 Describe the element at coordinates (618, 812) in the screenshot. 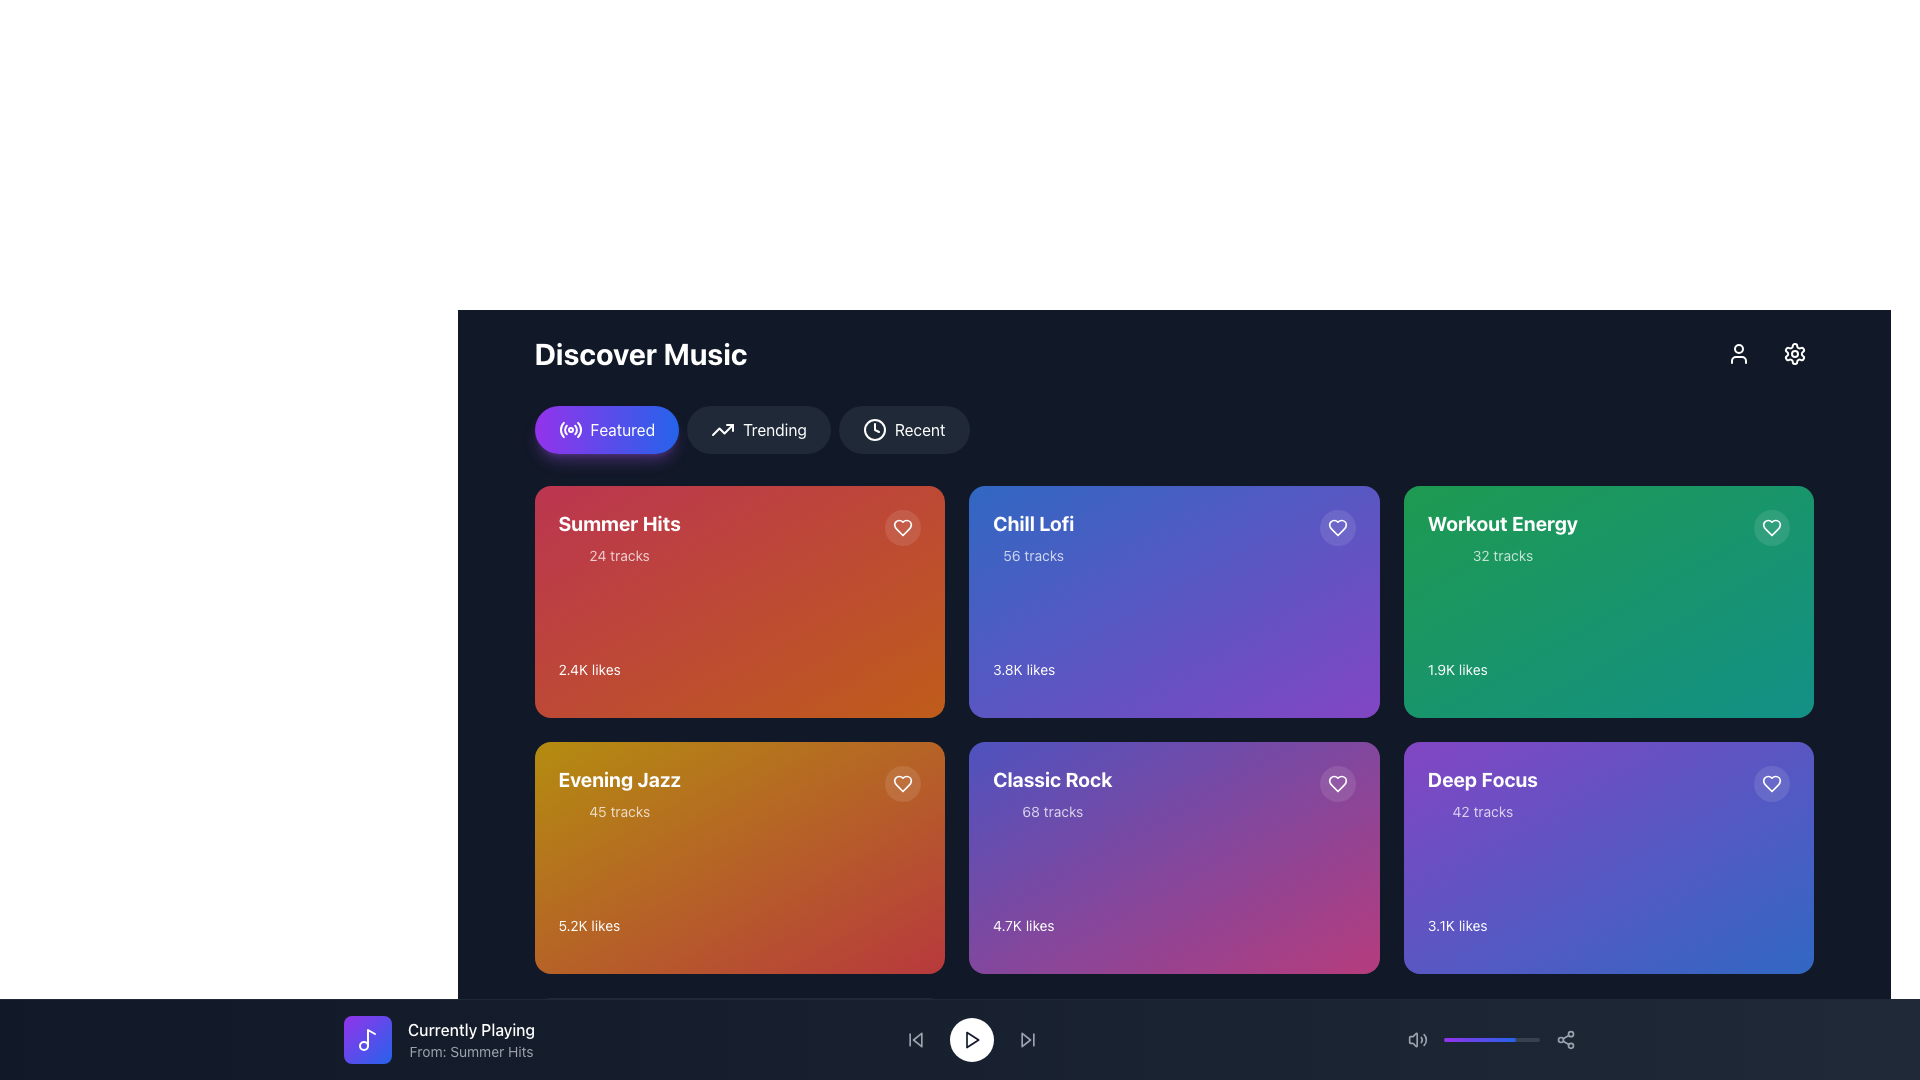

I see `the text label indicating the quantity of tracks for the 'Evening Jazz' playlist, located below the title in the bottom-left quadrant of the 'Discover Music' section` at that location.